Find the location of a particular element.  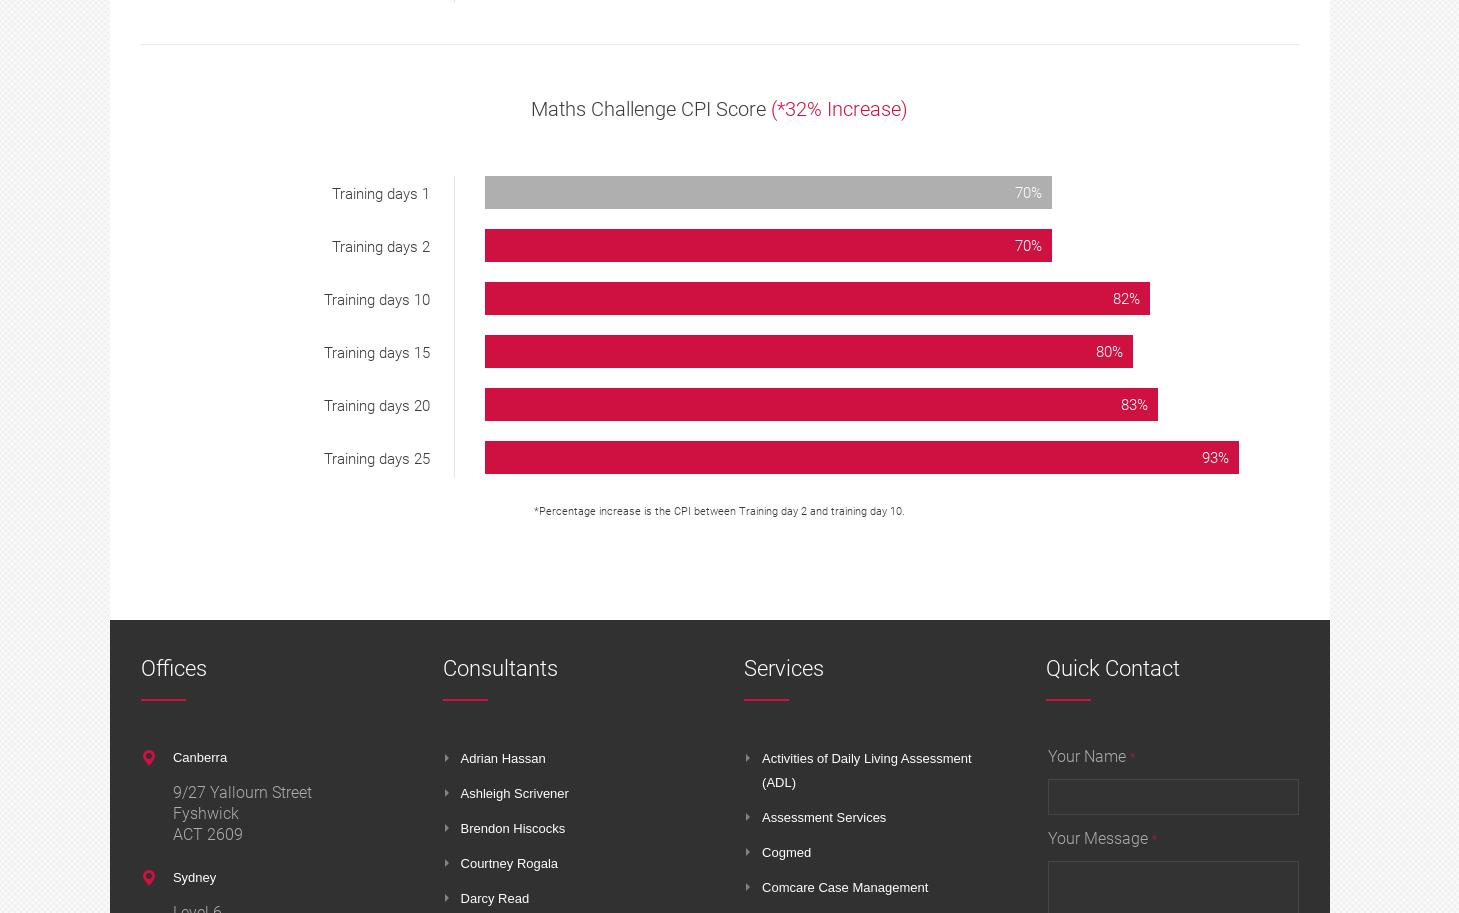

'Activities of Daily Living Assessment (ADL)' is located at coordinates (866, 770).